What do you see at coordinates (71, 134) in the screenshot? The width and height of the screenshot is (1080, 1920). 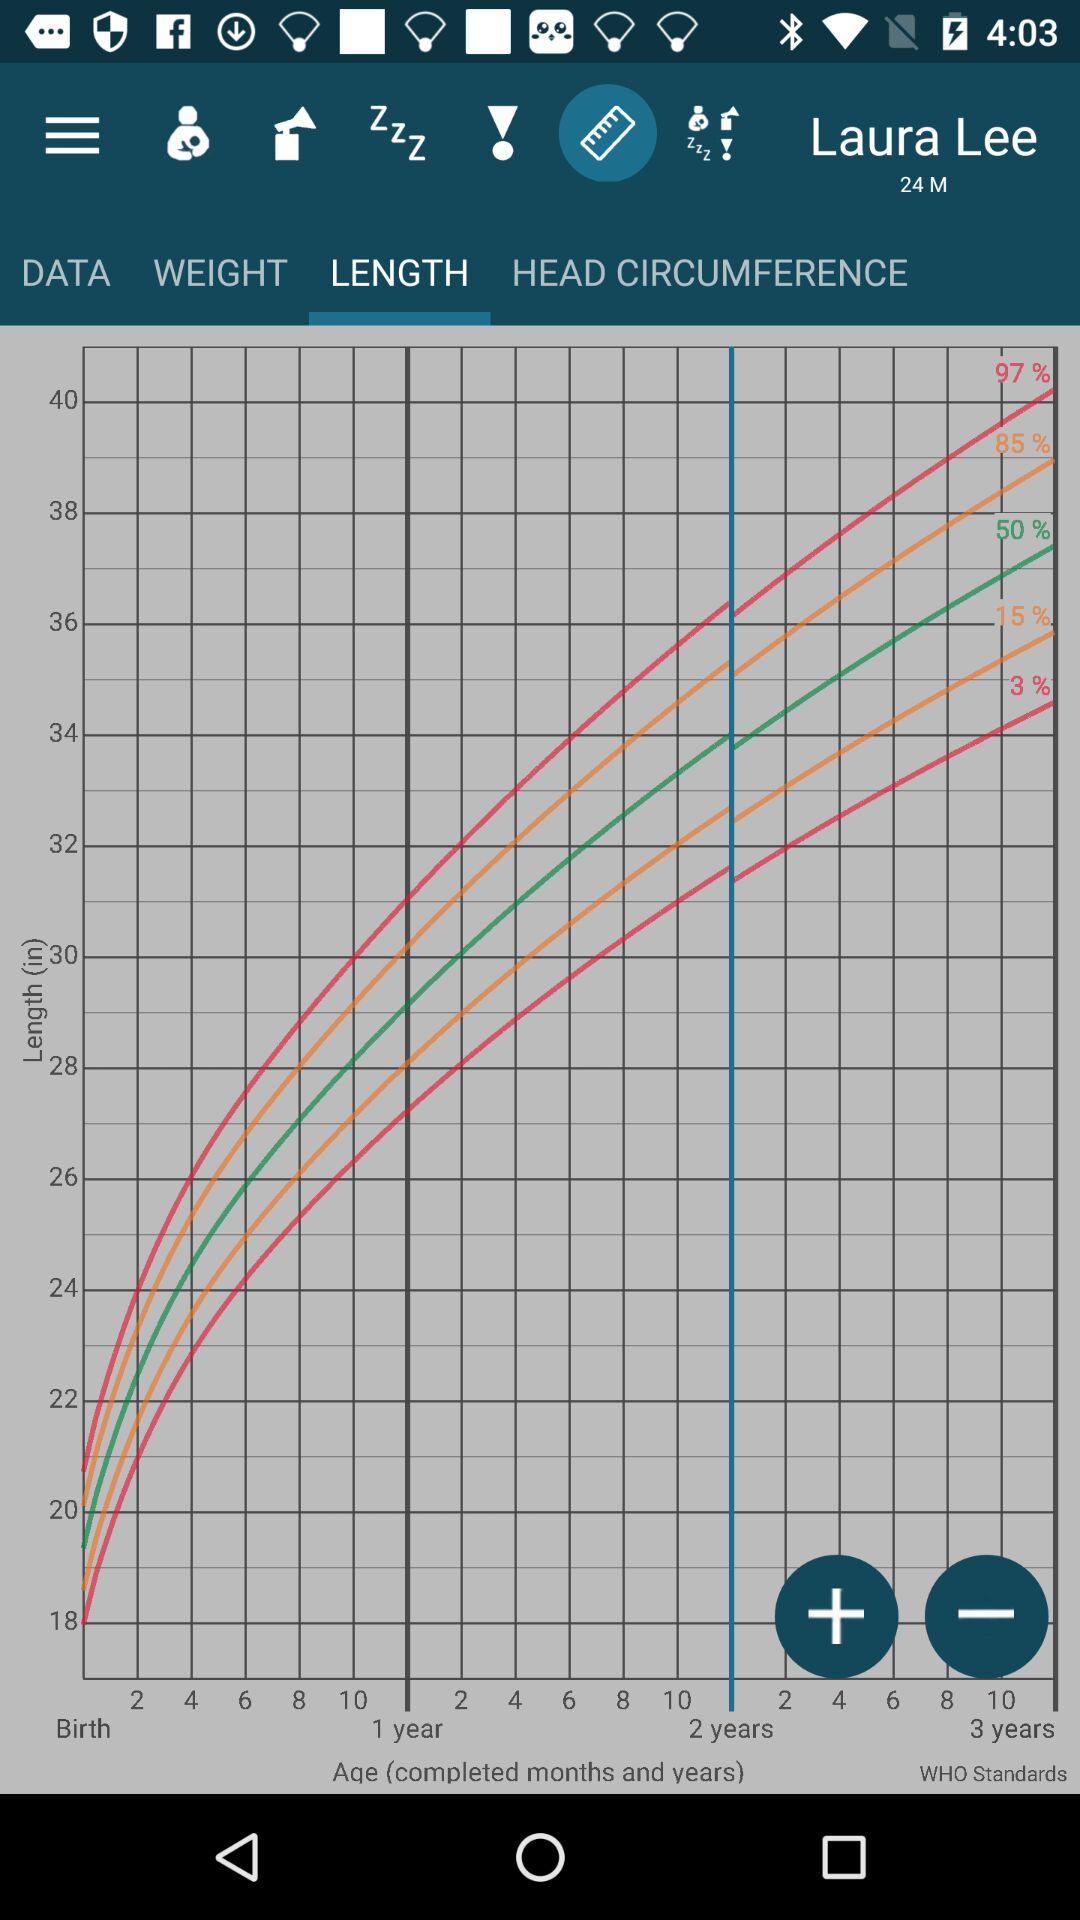 I see `the menu icon` at bounding box center [71, 134].